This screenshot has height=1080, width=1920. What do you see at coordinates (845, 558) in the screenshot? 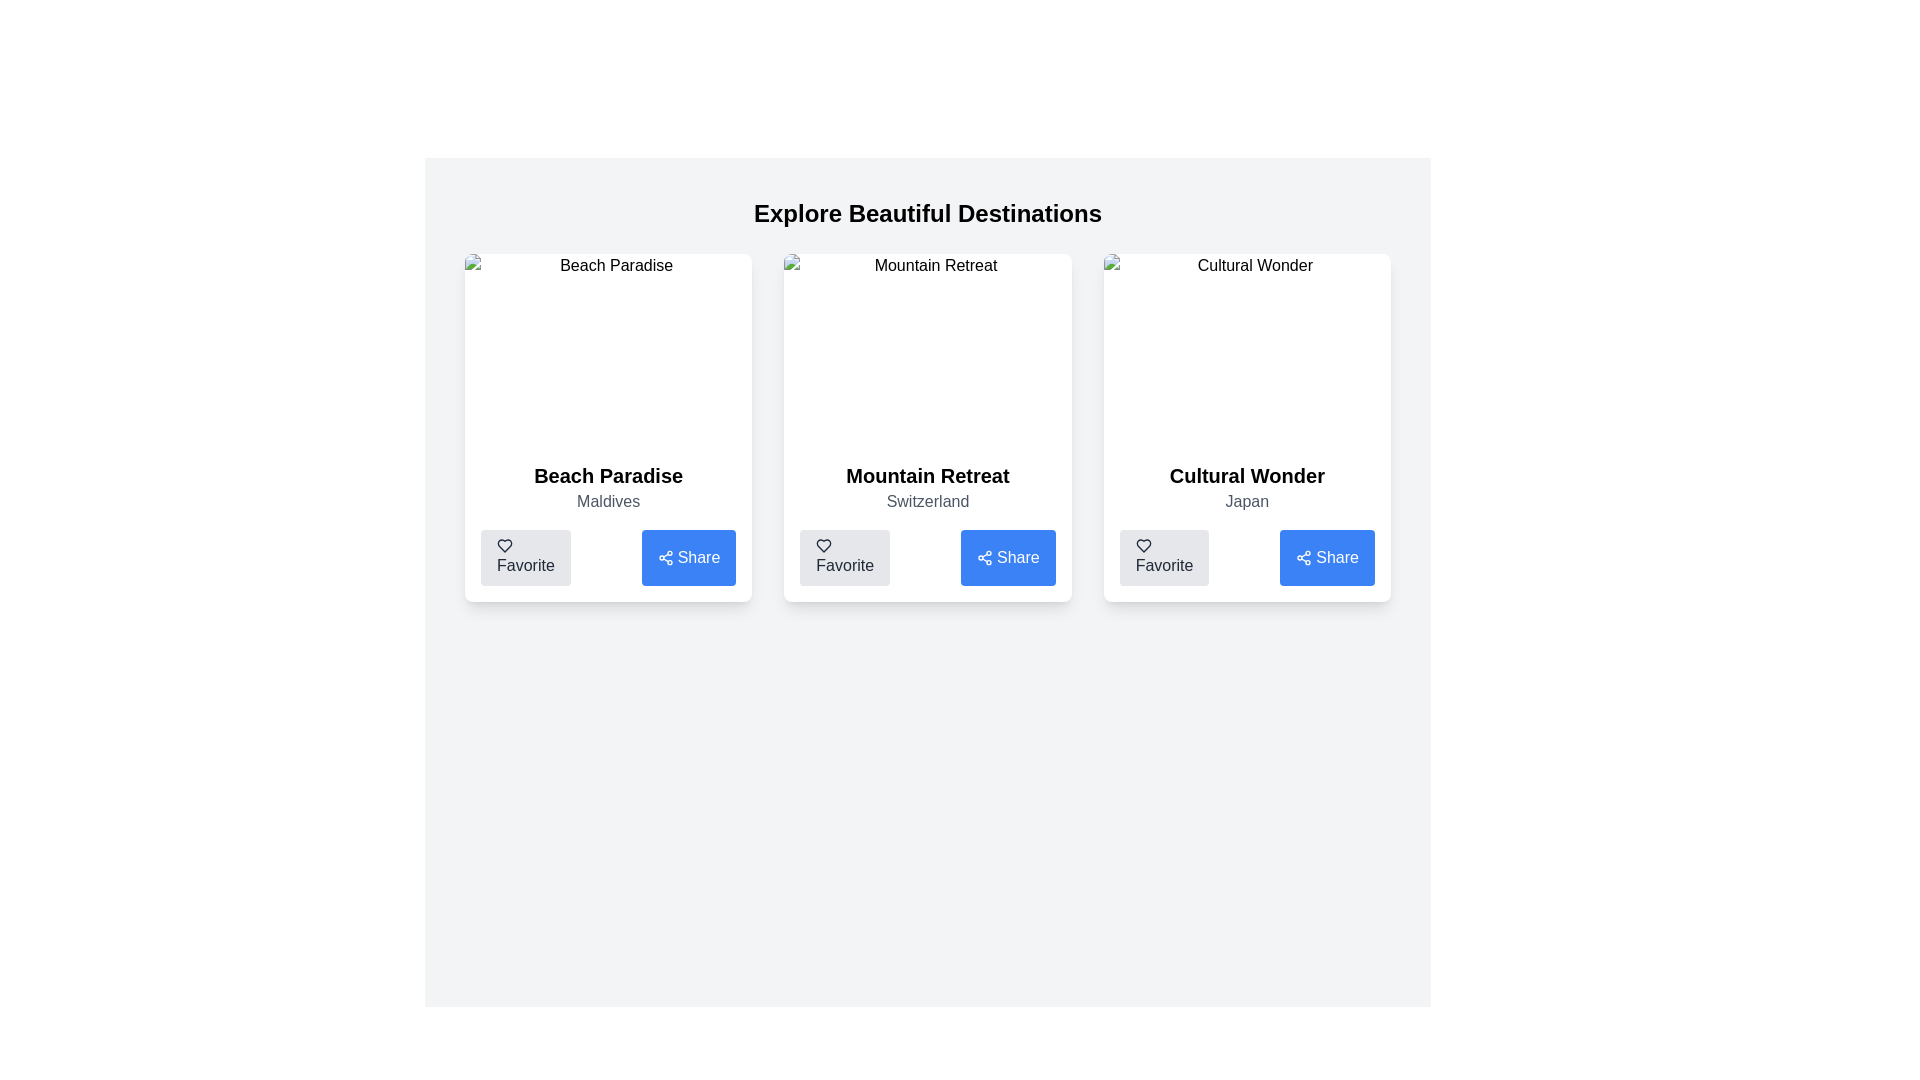
I see `the favorite button located in the bottom-left corner of the second card titled 'Mountain Retreat'` at bounding box center [845, 558].